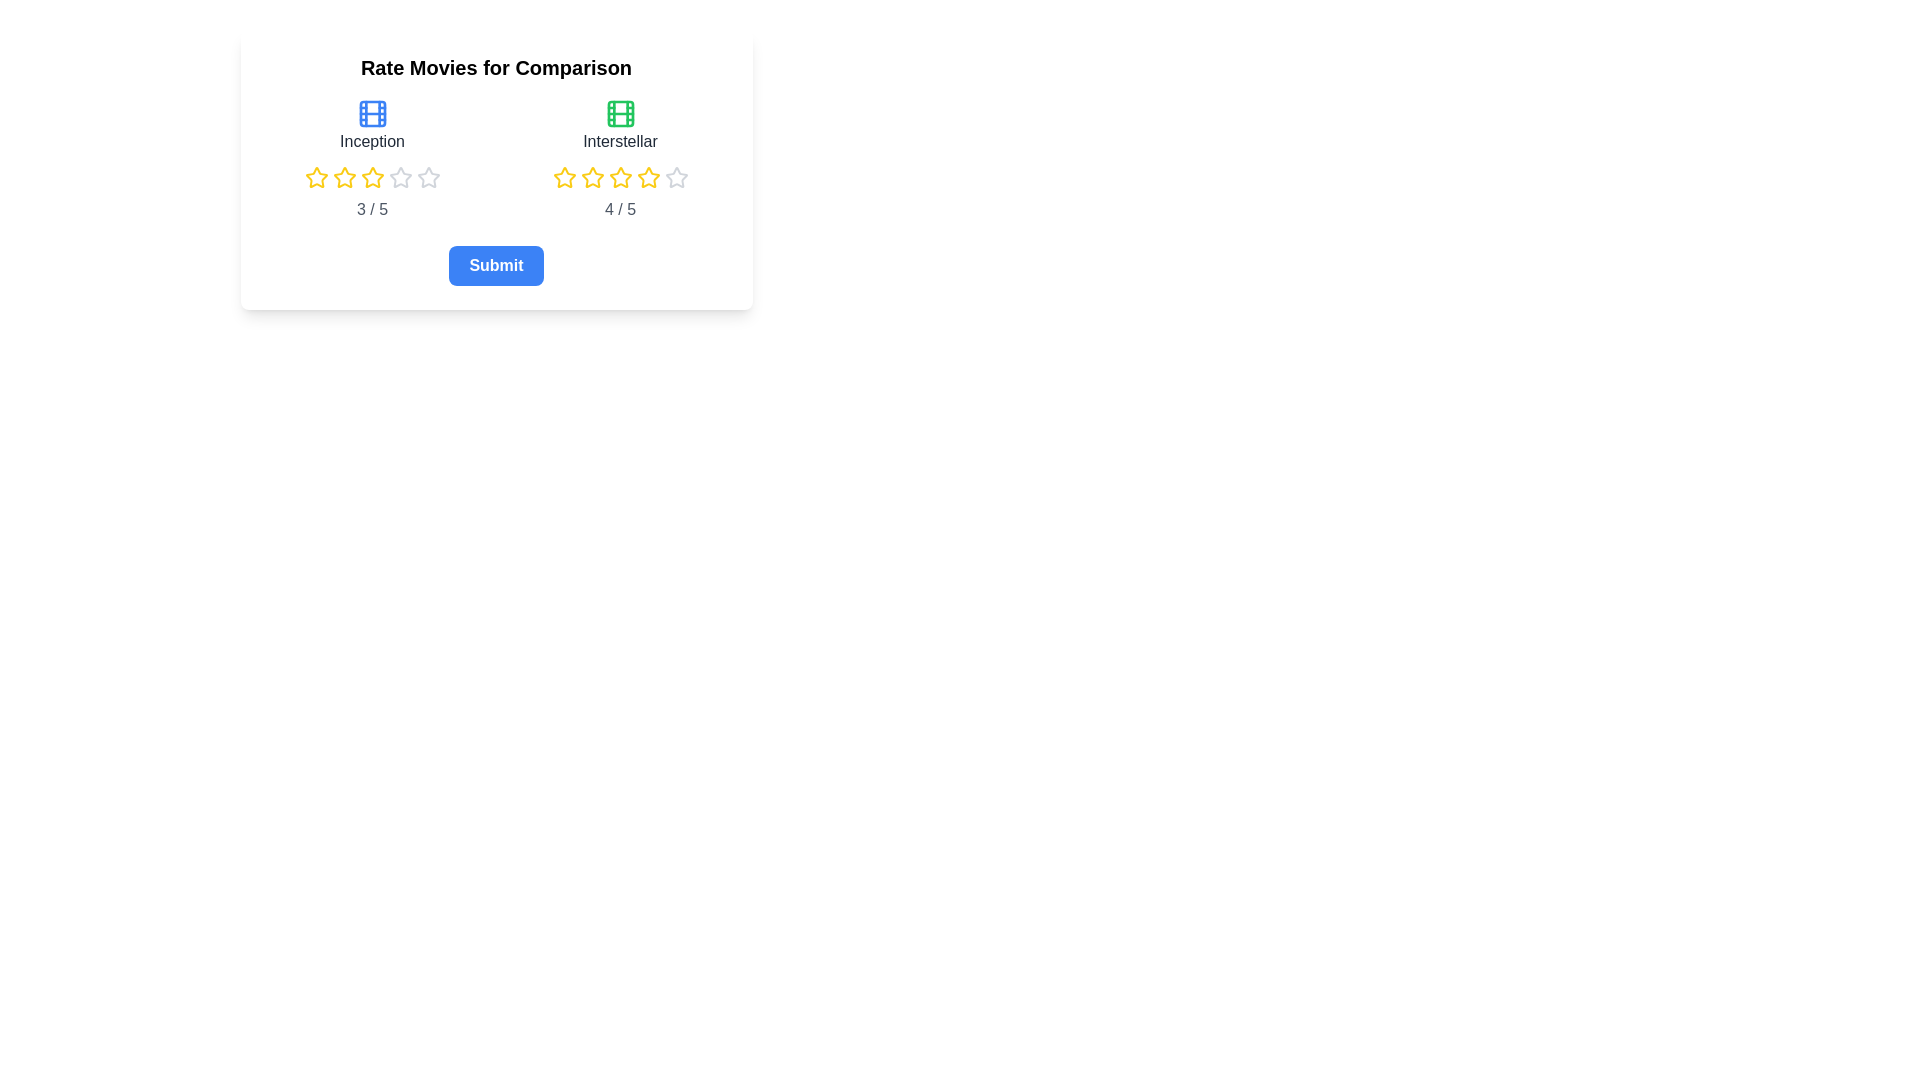 The image size is (1920, 1080). Describe the element at coordinates (496, 265) in the screenshot. I see `the submit button to submit the ratings` at that location.